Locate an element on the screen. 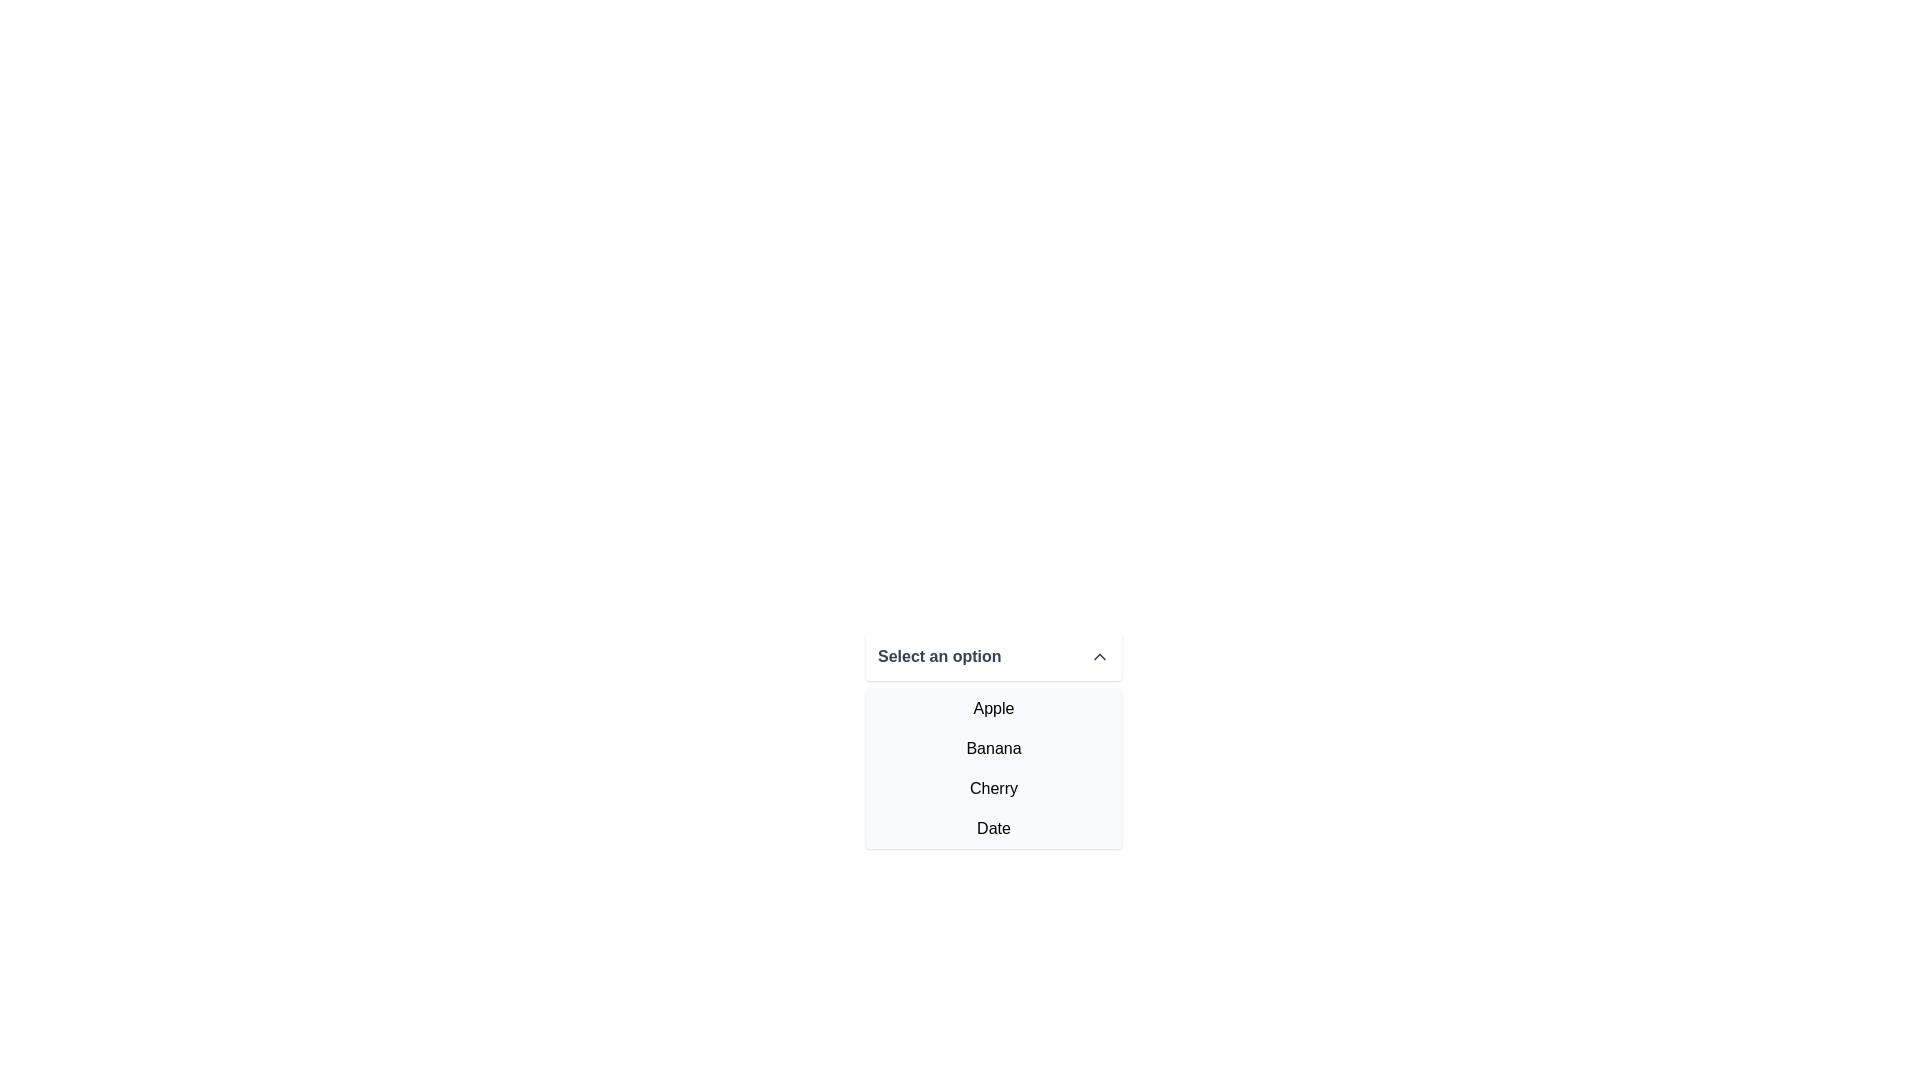  the dropdown menu item labeled 'Banana' is located at coordinates (993, 740).